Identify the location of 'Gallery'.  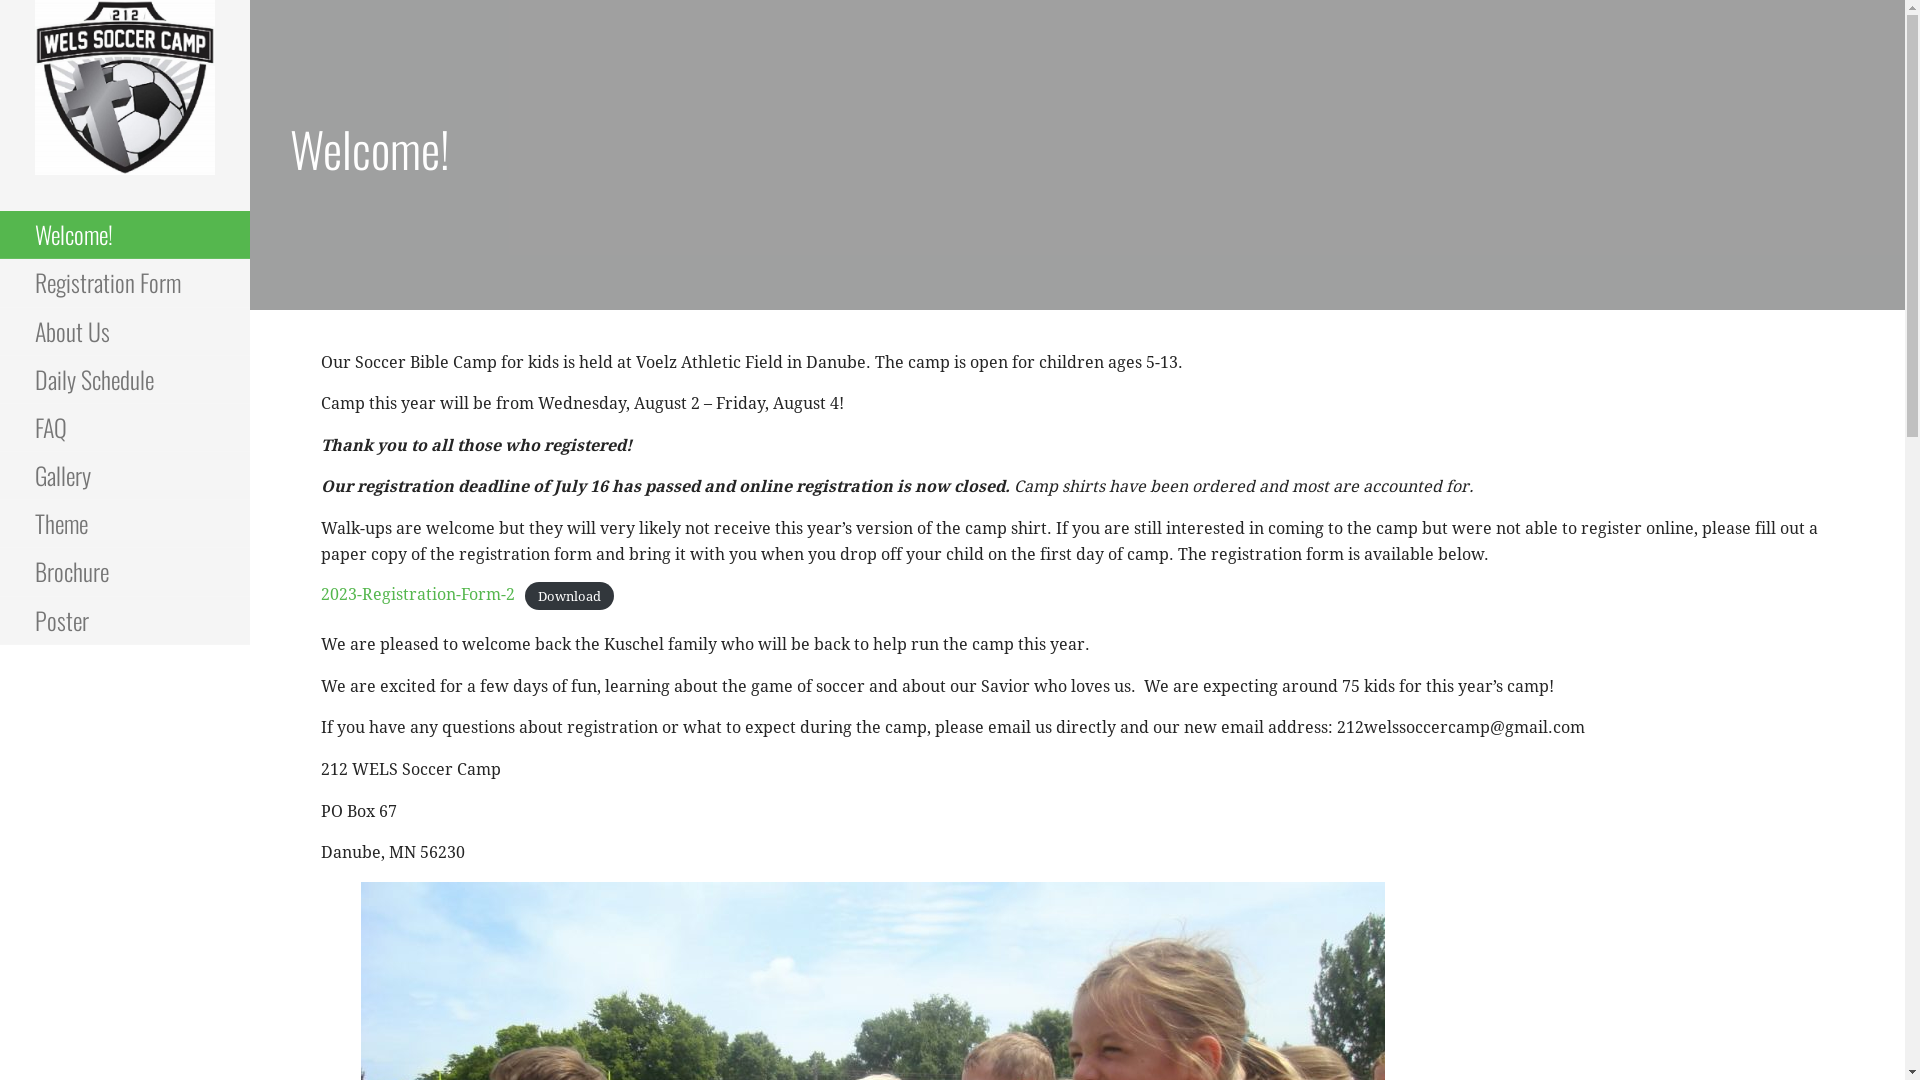
(123, 475).